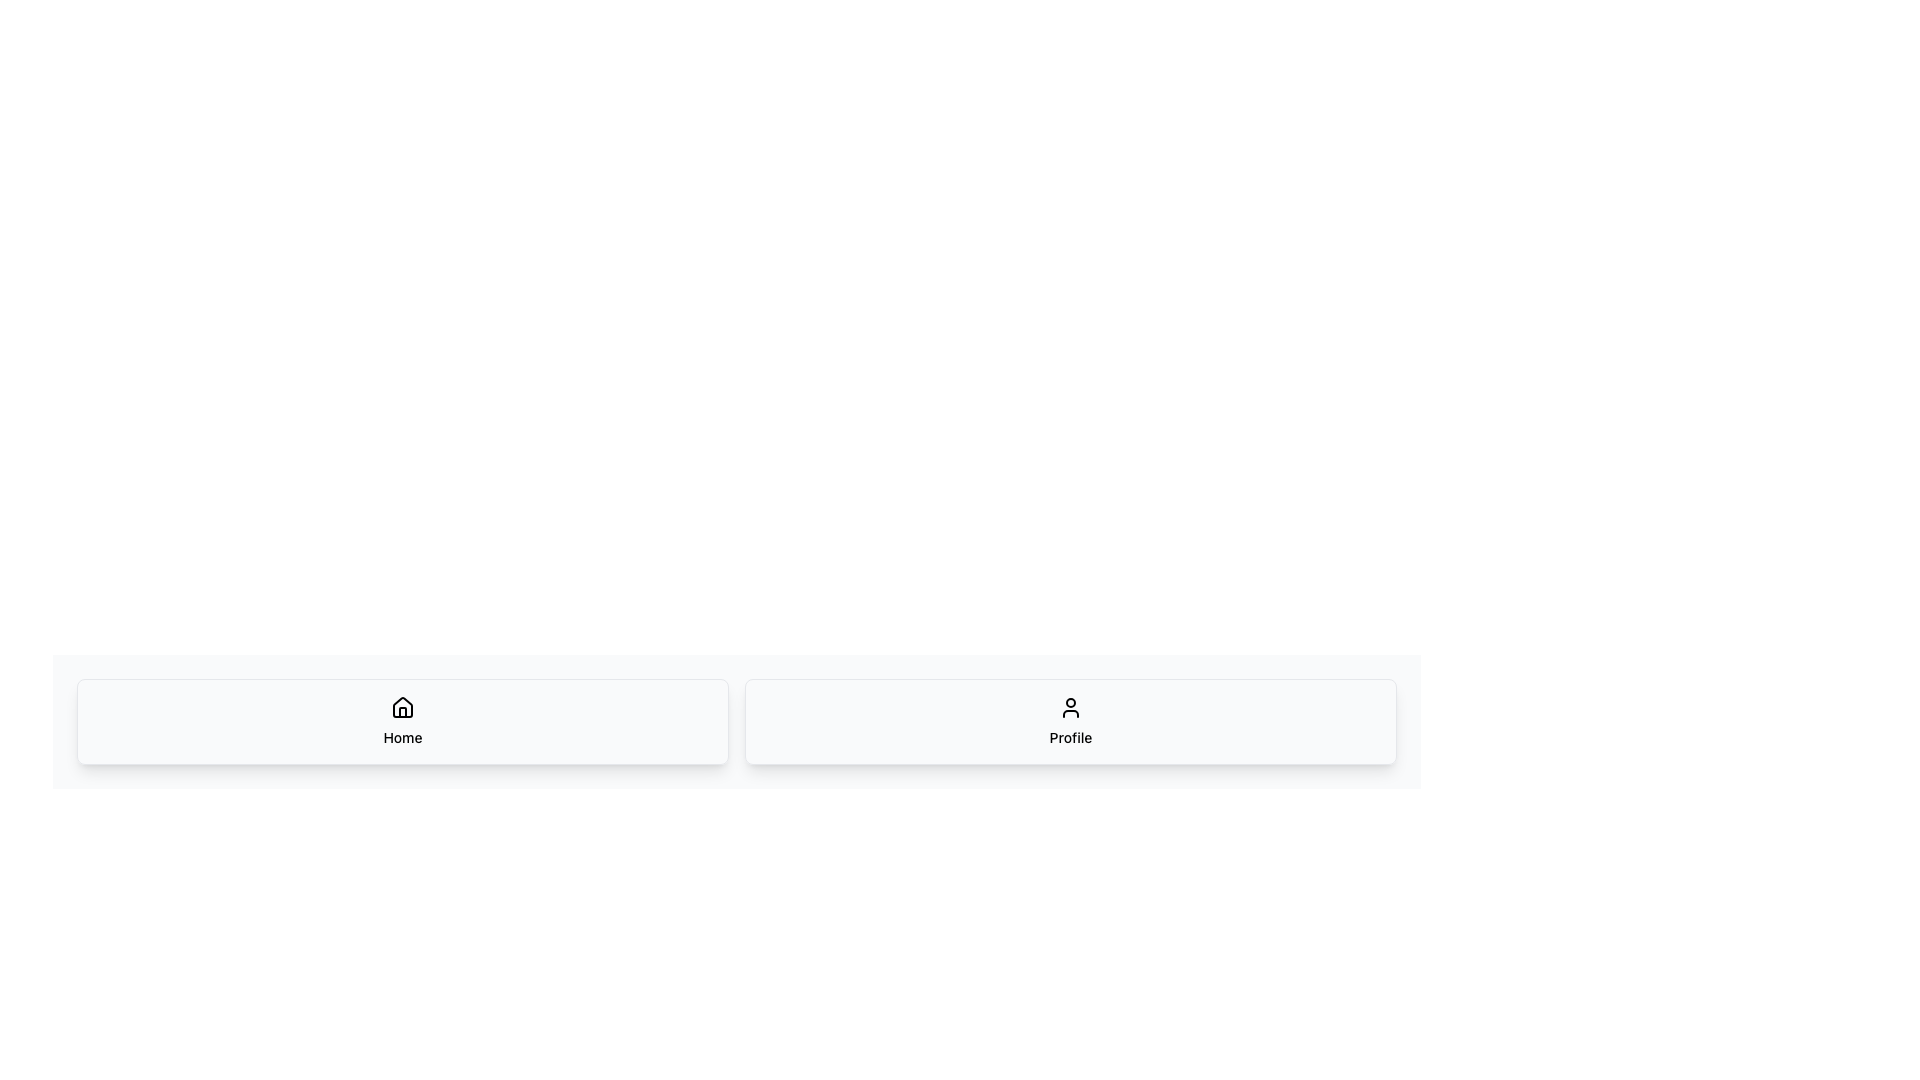  What do you see at coordinates (402, 721) in the screenshot?
I see `the 'Home' interactive button, which is the leftmost item in the bottom grid, redirecting users to the home page or main dashboard` at bounding box center [402, 721].